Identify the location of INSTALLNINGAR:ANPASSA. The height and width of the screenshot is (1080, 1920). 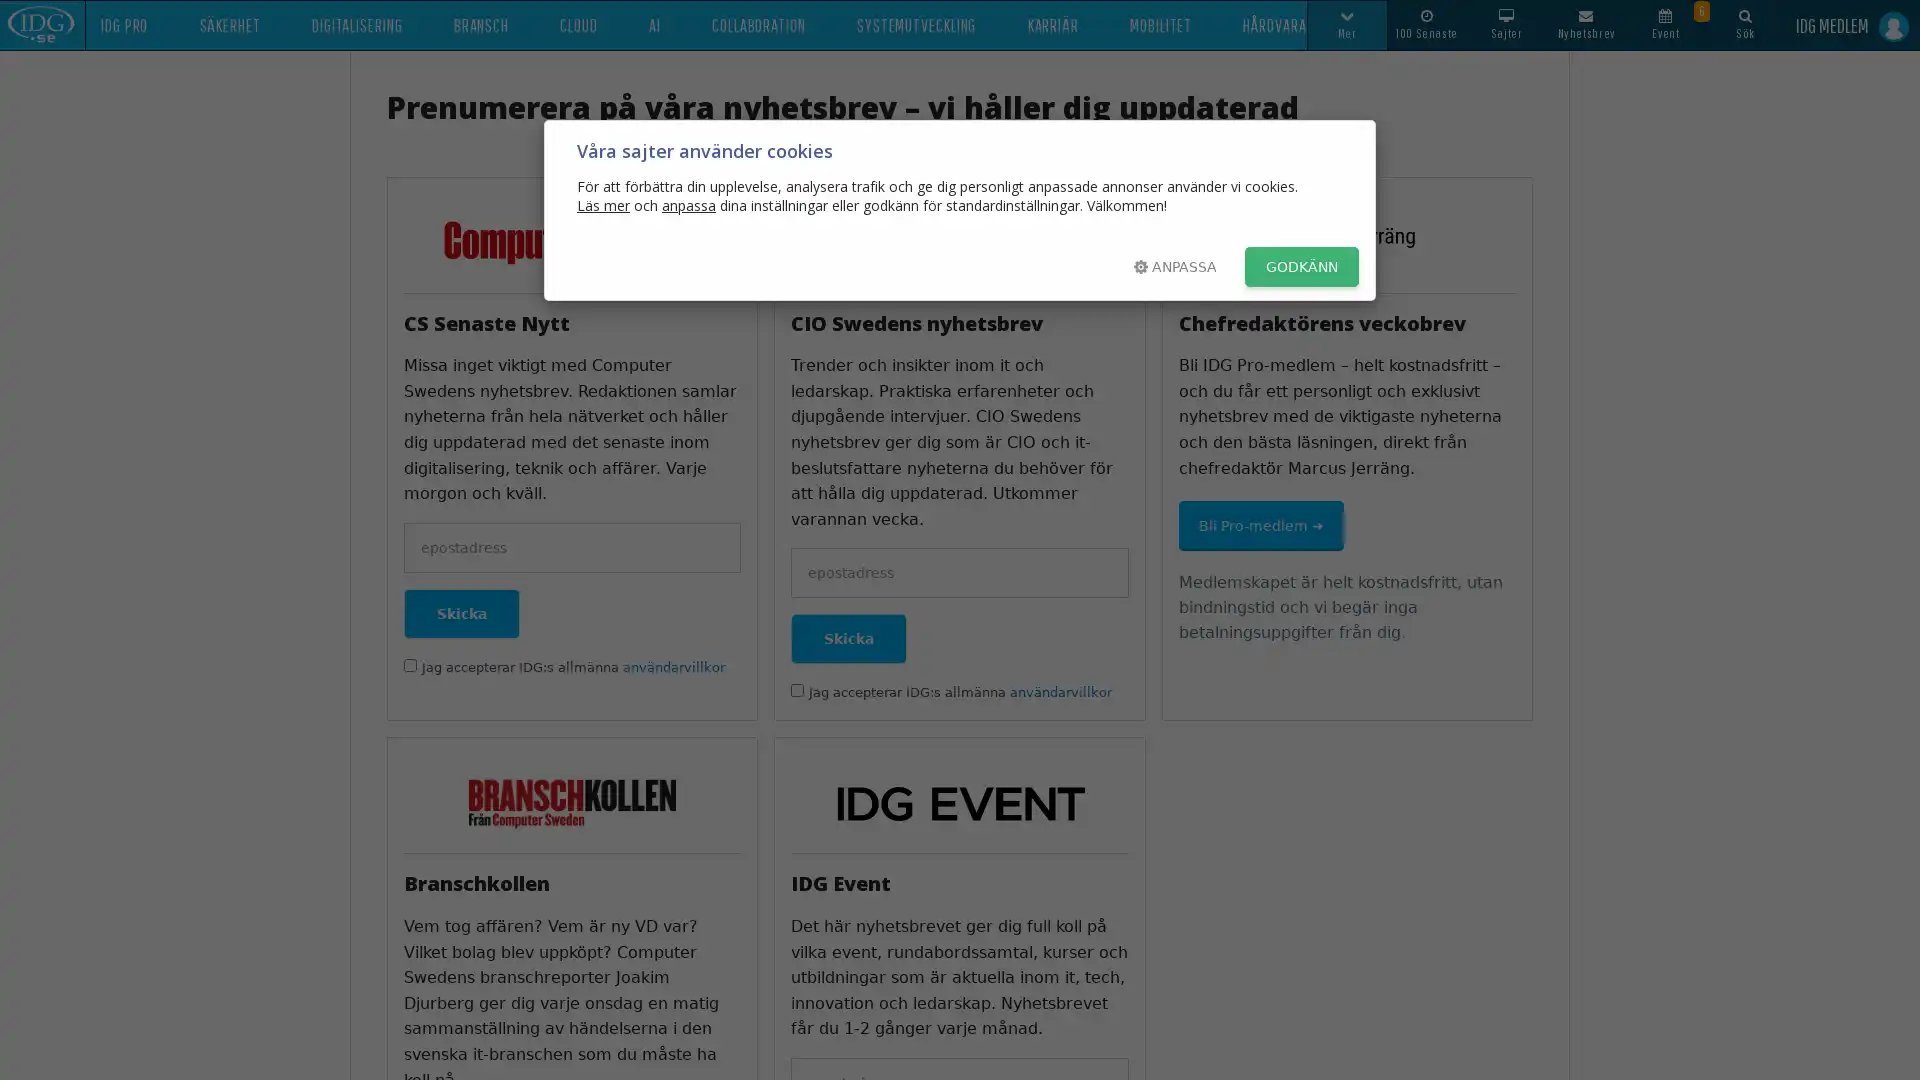
(1175, 265).